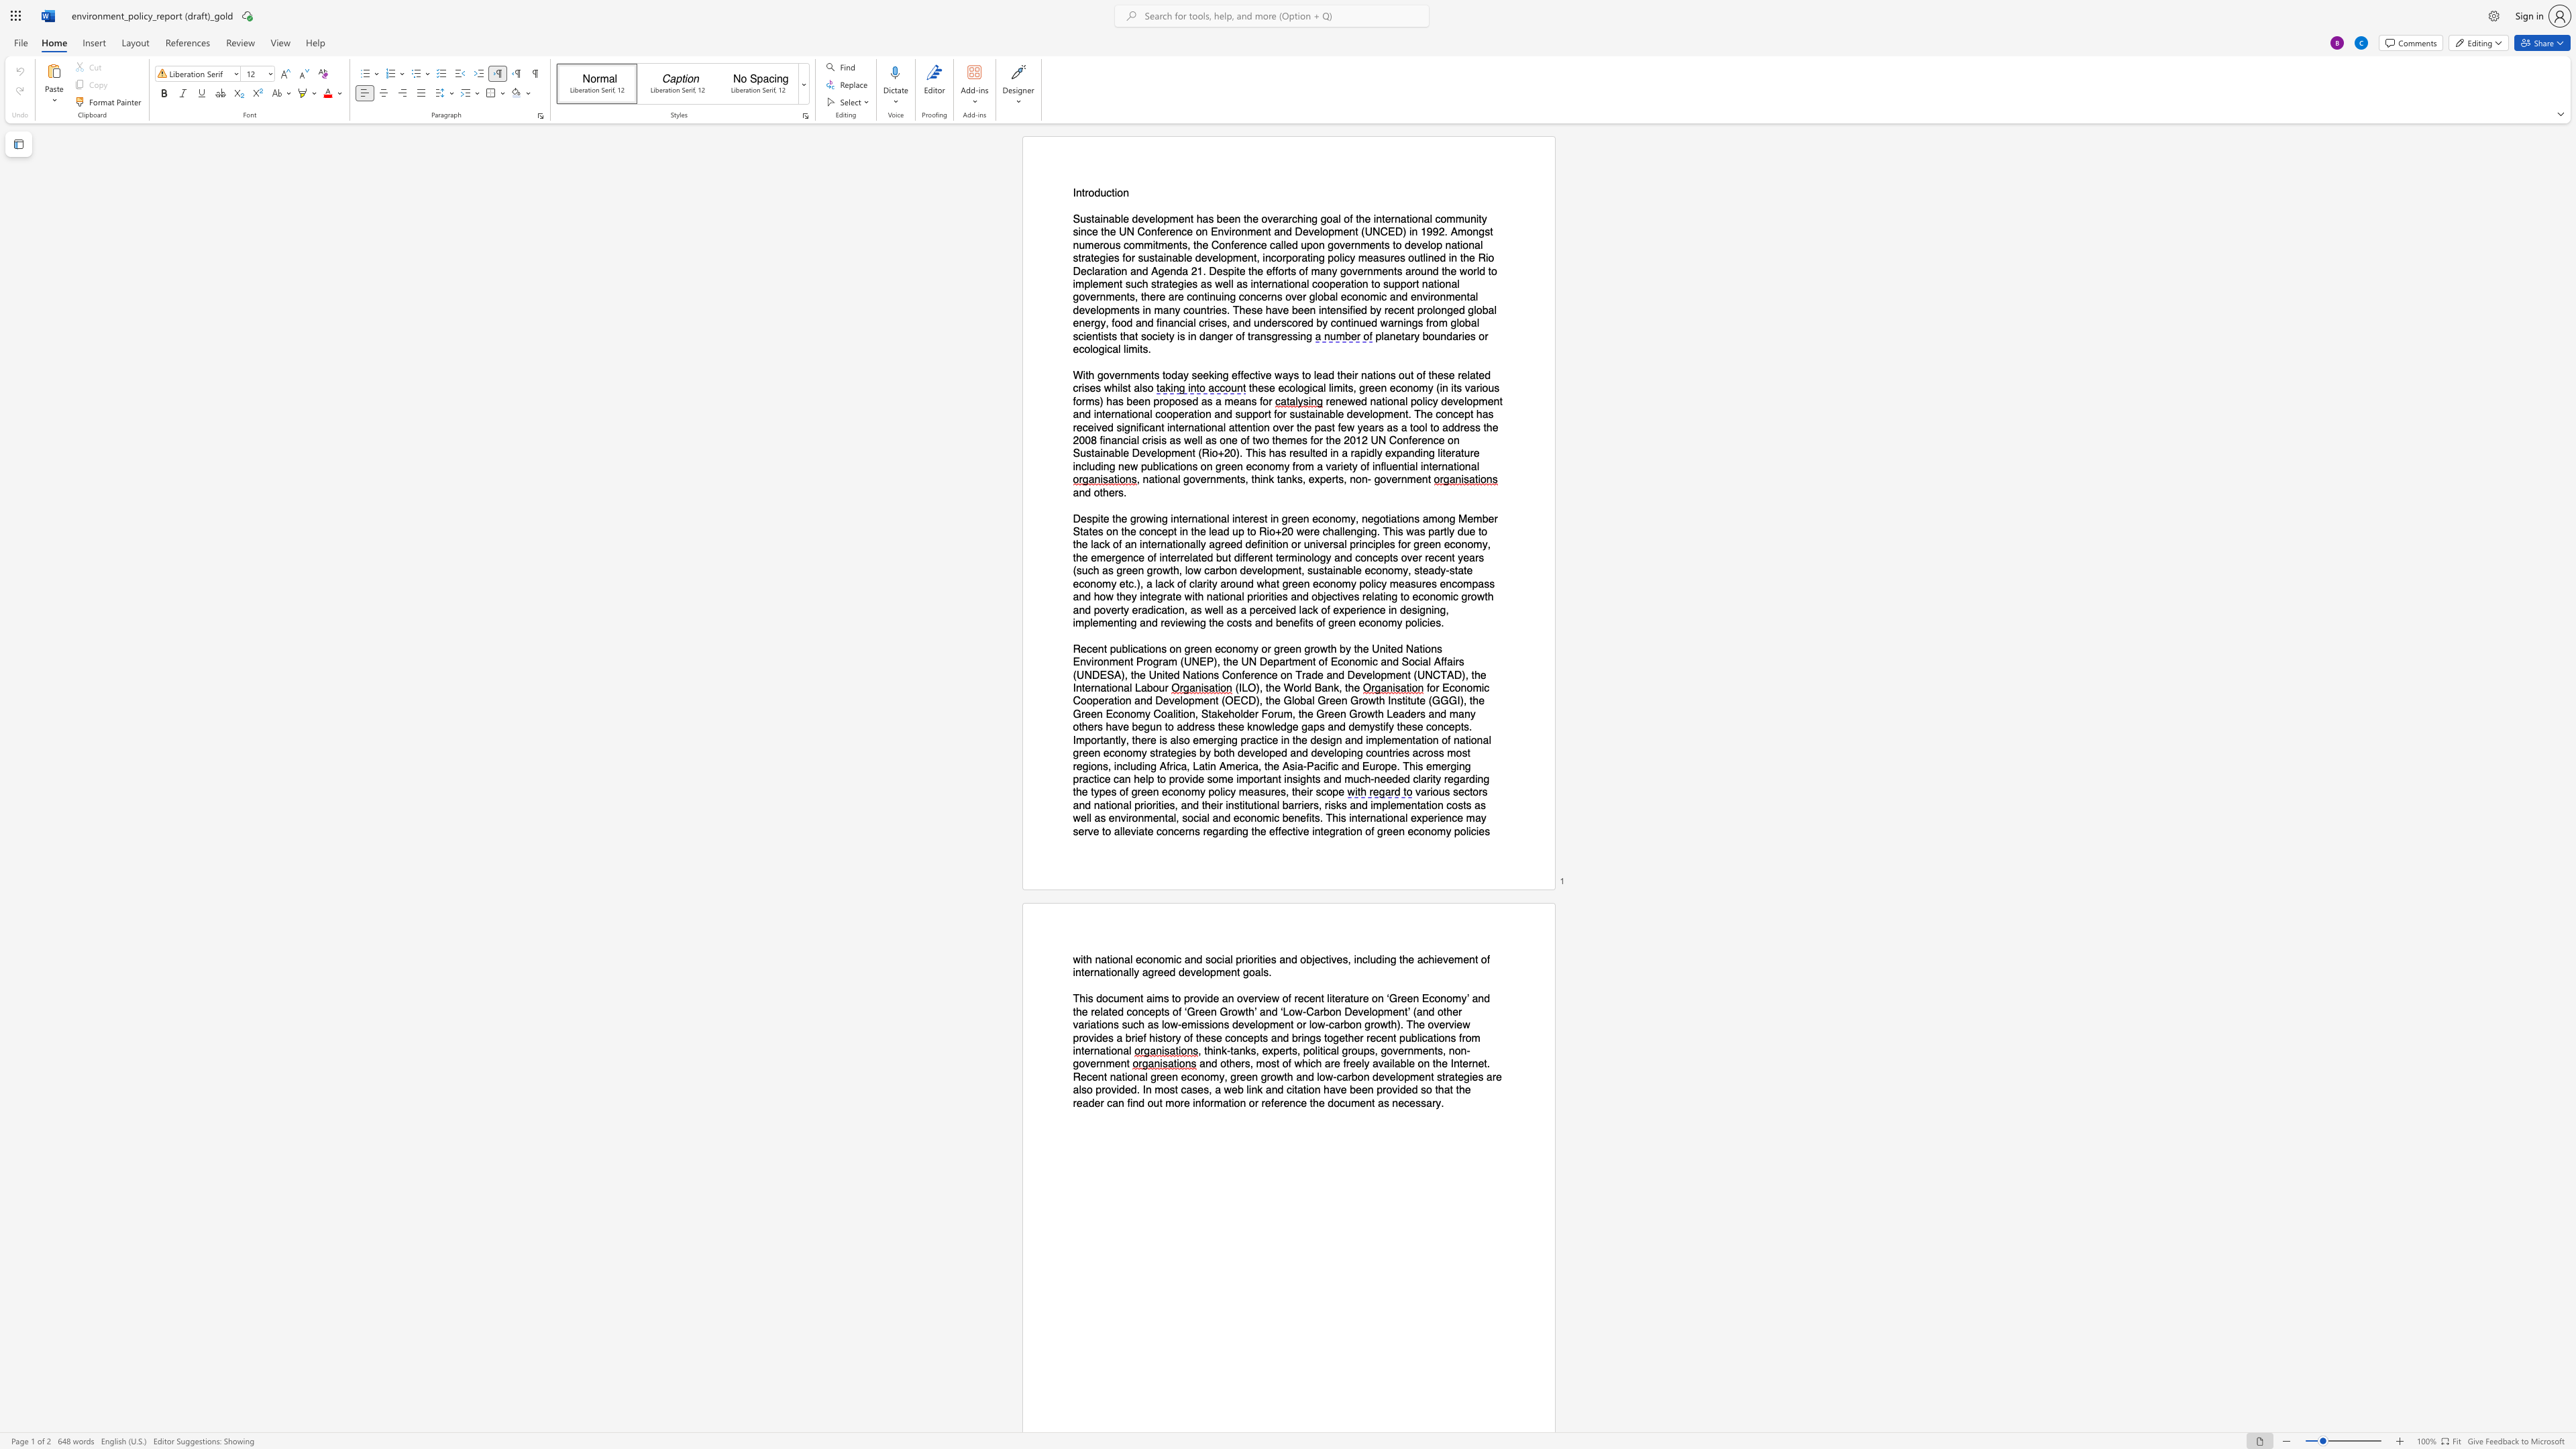  What do you see at coordinates (1421, 480) in the screenshot?
I see `the subset text "nt" within the text ", national governments, think tanks, experts, non‐ government"` at bounding box center [1421, 480].